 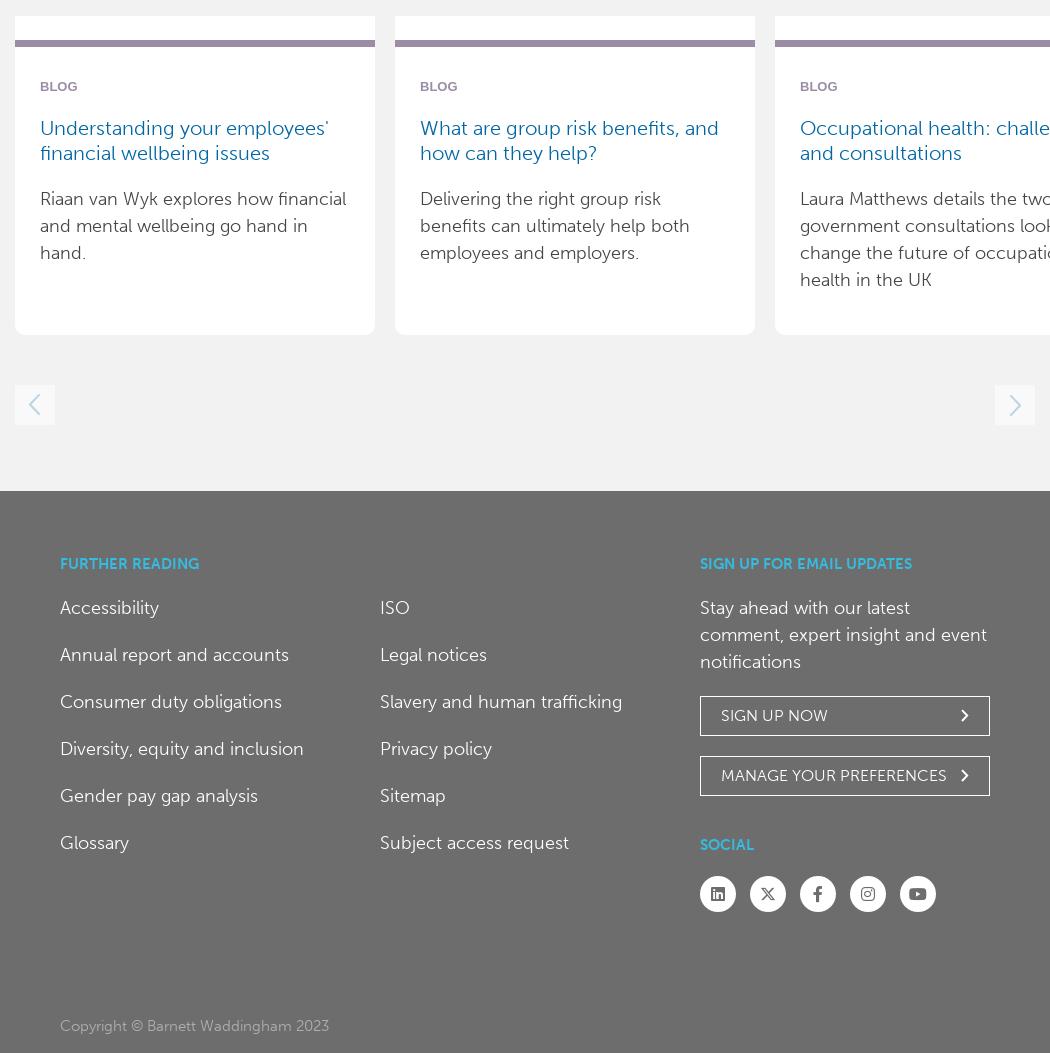 What do you see at coordinates (393, 606) in the screenshot?
I see `'ISO'` at bounding box center [393, 606].